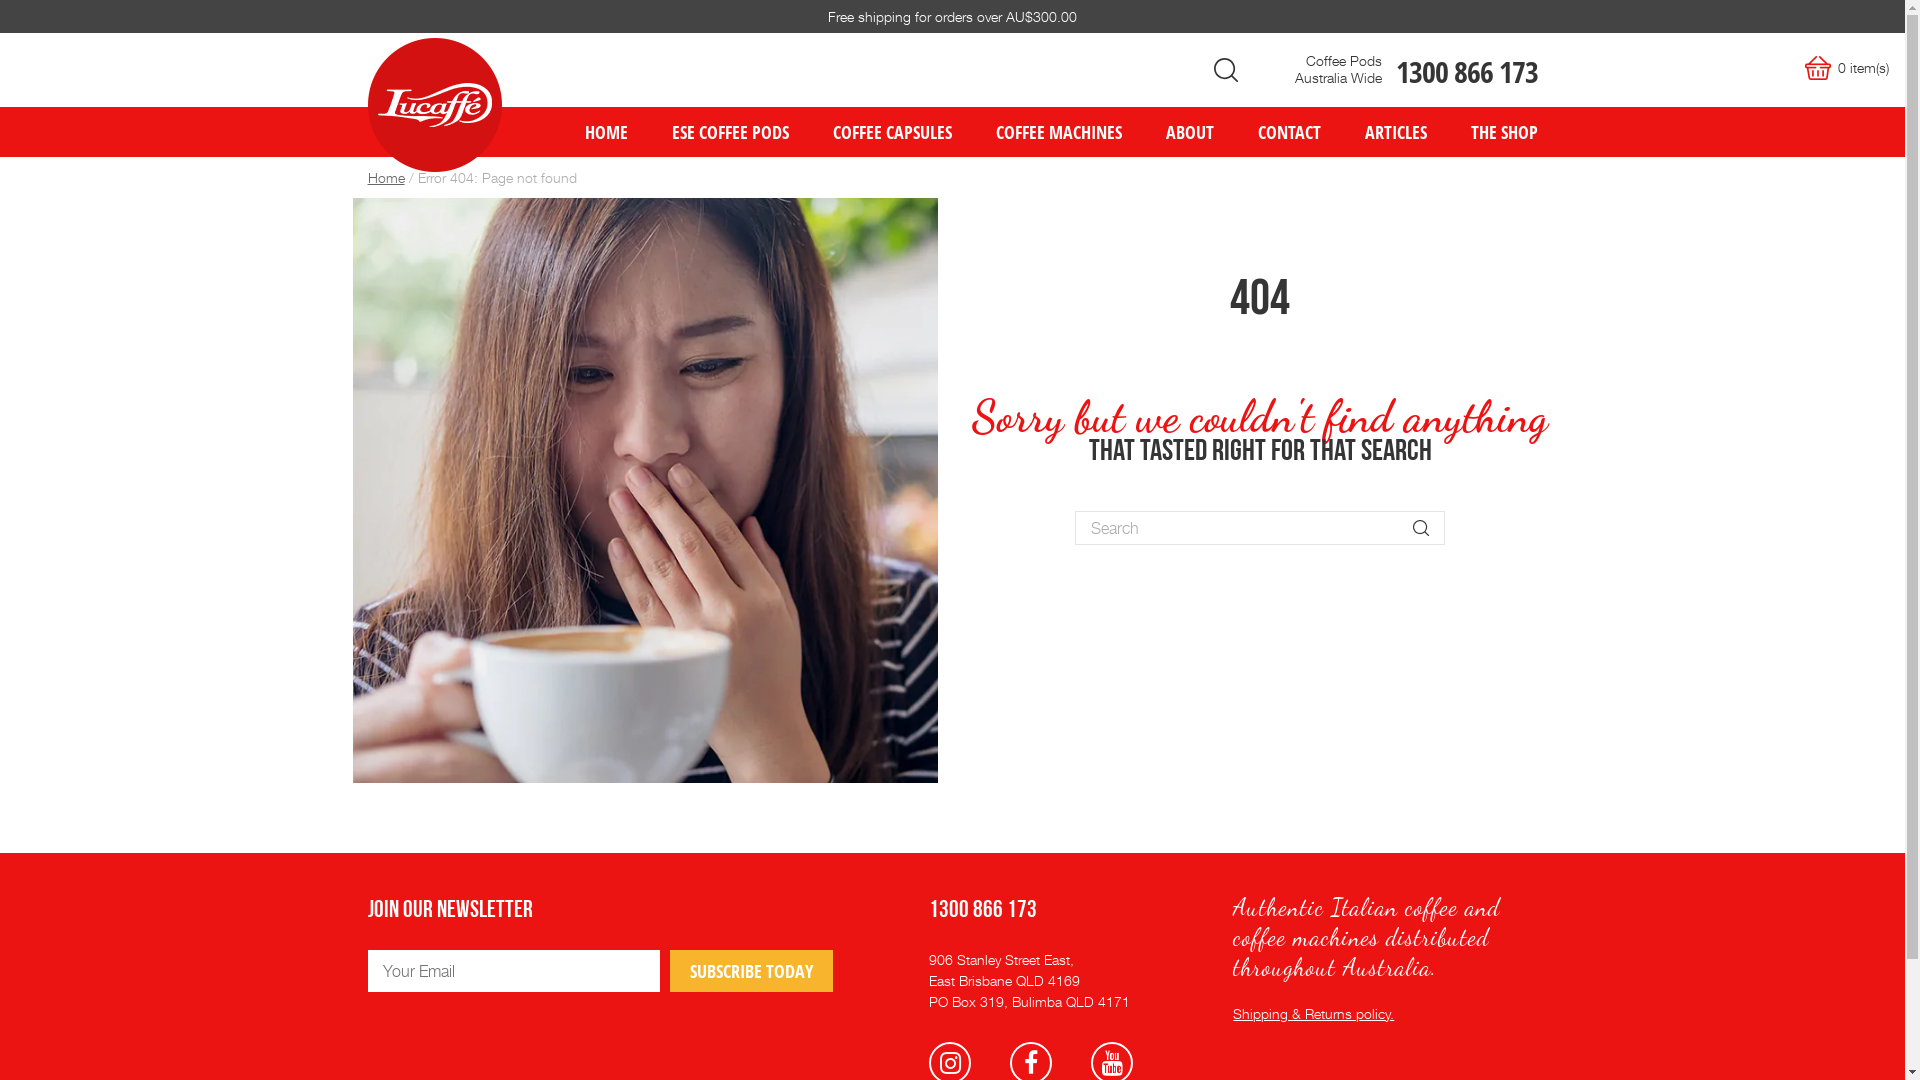 The width and height of the screenshot is (1920, 1080). I want to click on 'Home', so click(386, 176).